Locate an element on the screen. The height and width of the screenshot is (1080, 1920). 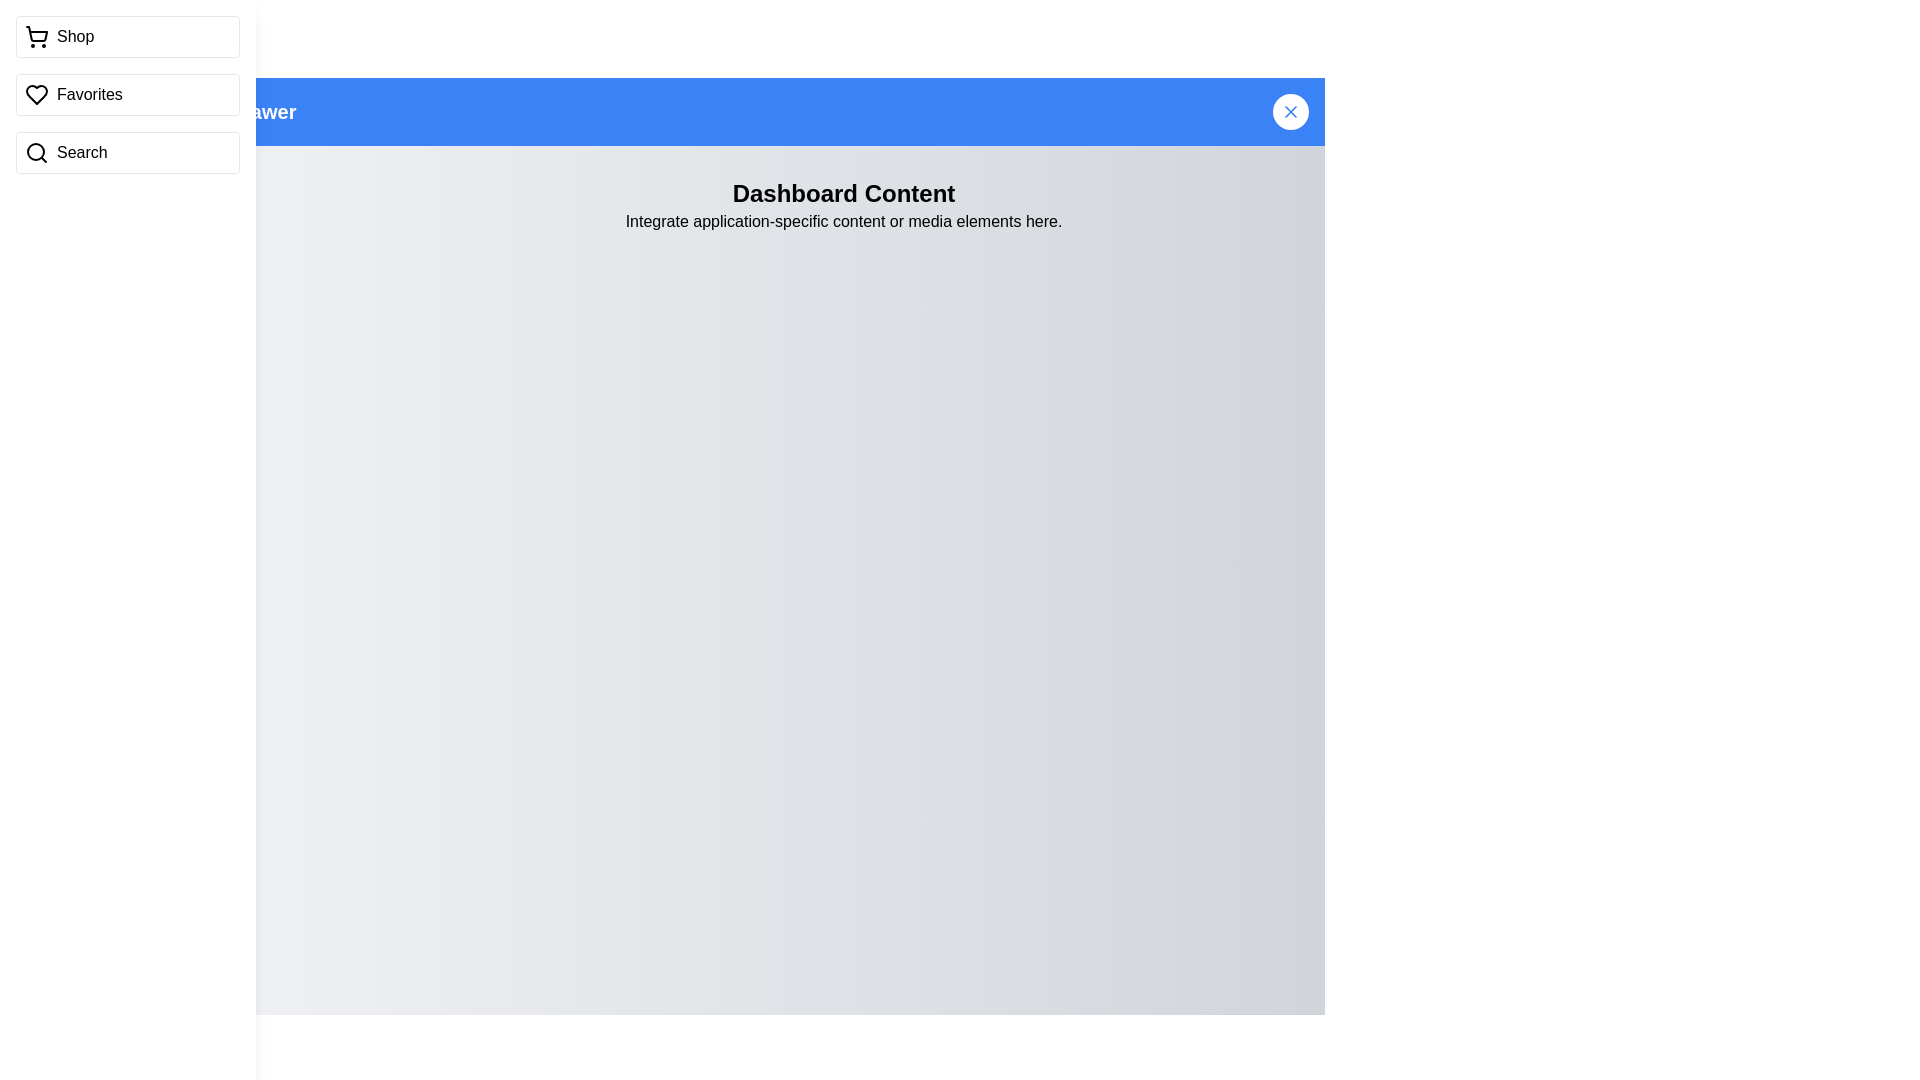
the heart-shaped icon located to the left of the 'Favorites' text in the left-side navigation drawer is located at coordinates (37, 95).